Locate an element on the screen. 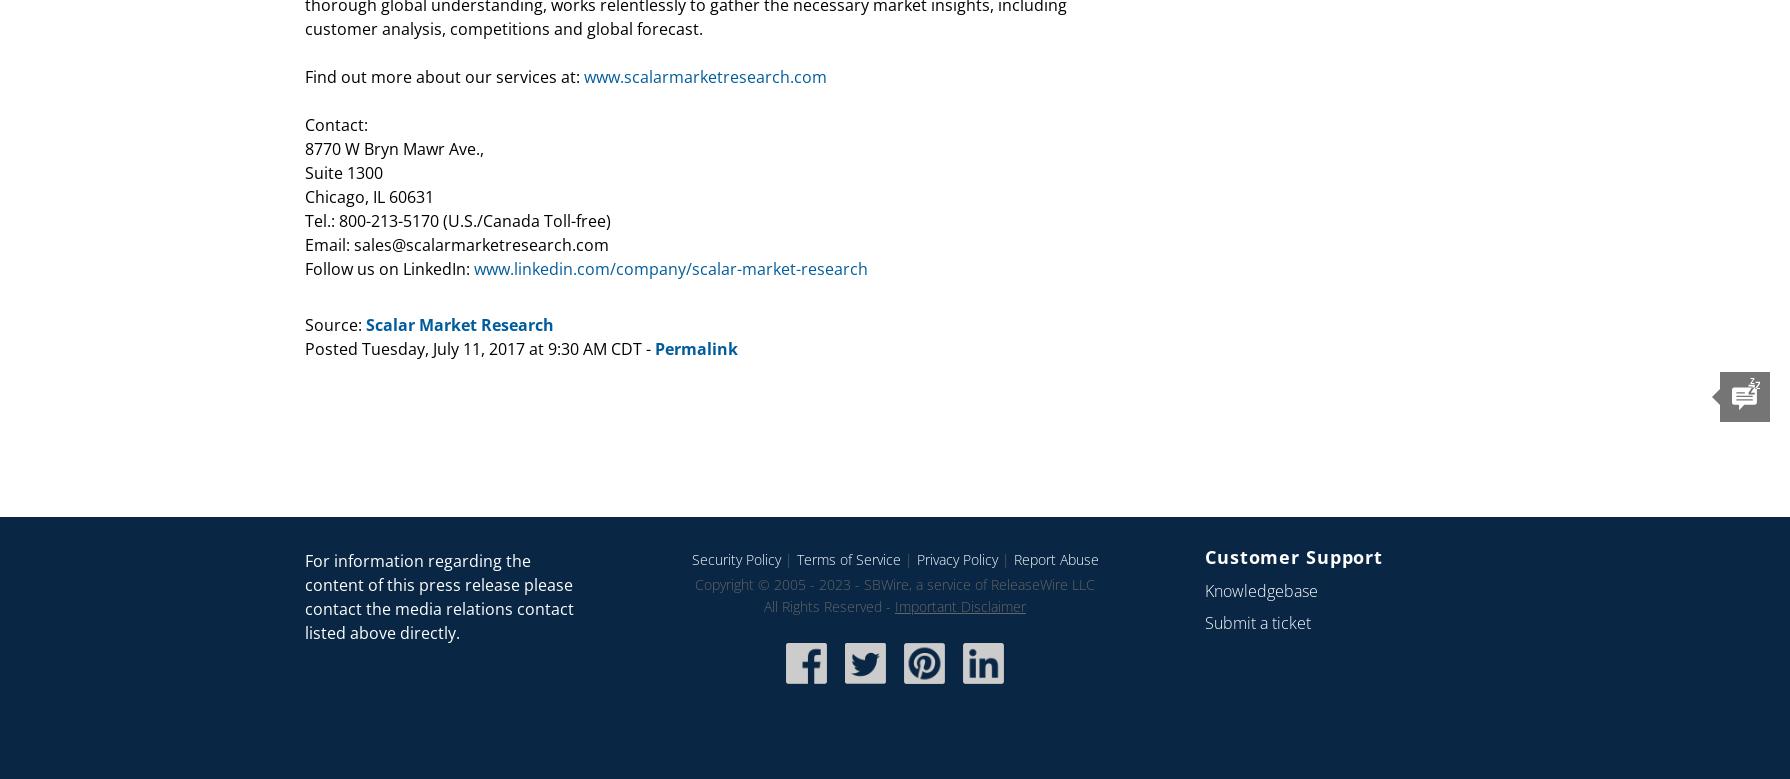 The height and width of the screenshot is (779, 1790). 'Customer Support' is located at coordinates (1293, 555).